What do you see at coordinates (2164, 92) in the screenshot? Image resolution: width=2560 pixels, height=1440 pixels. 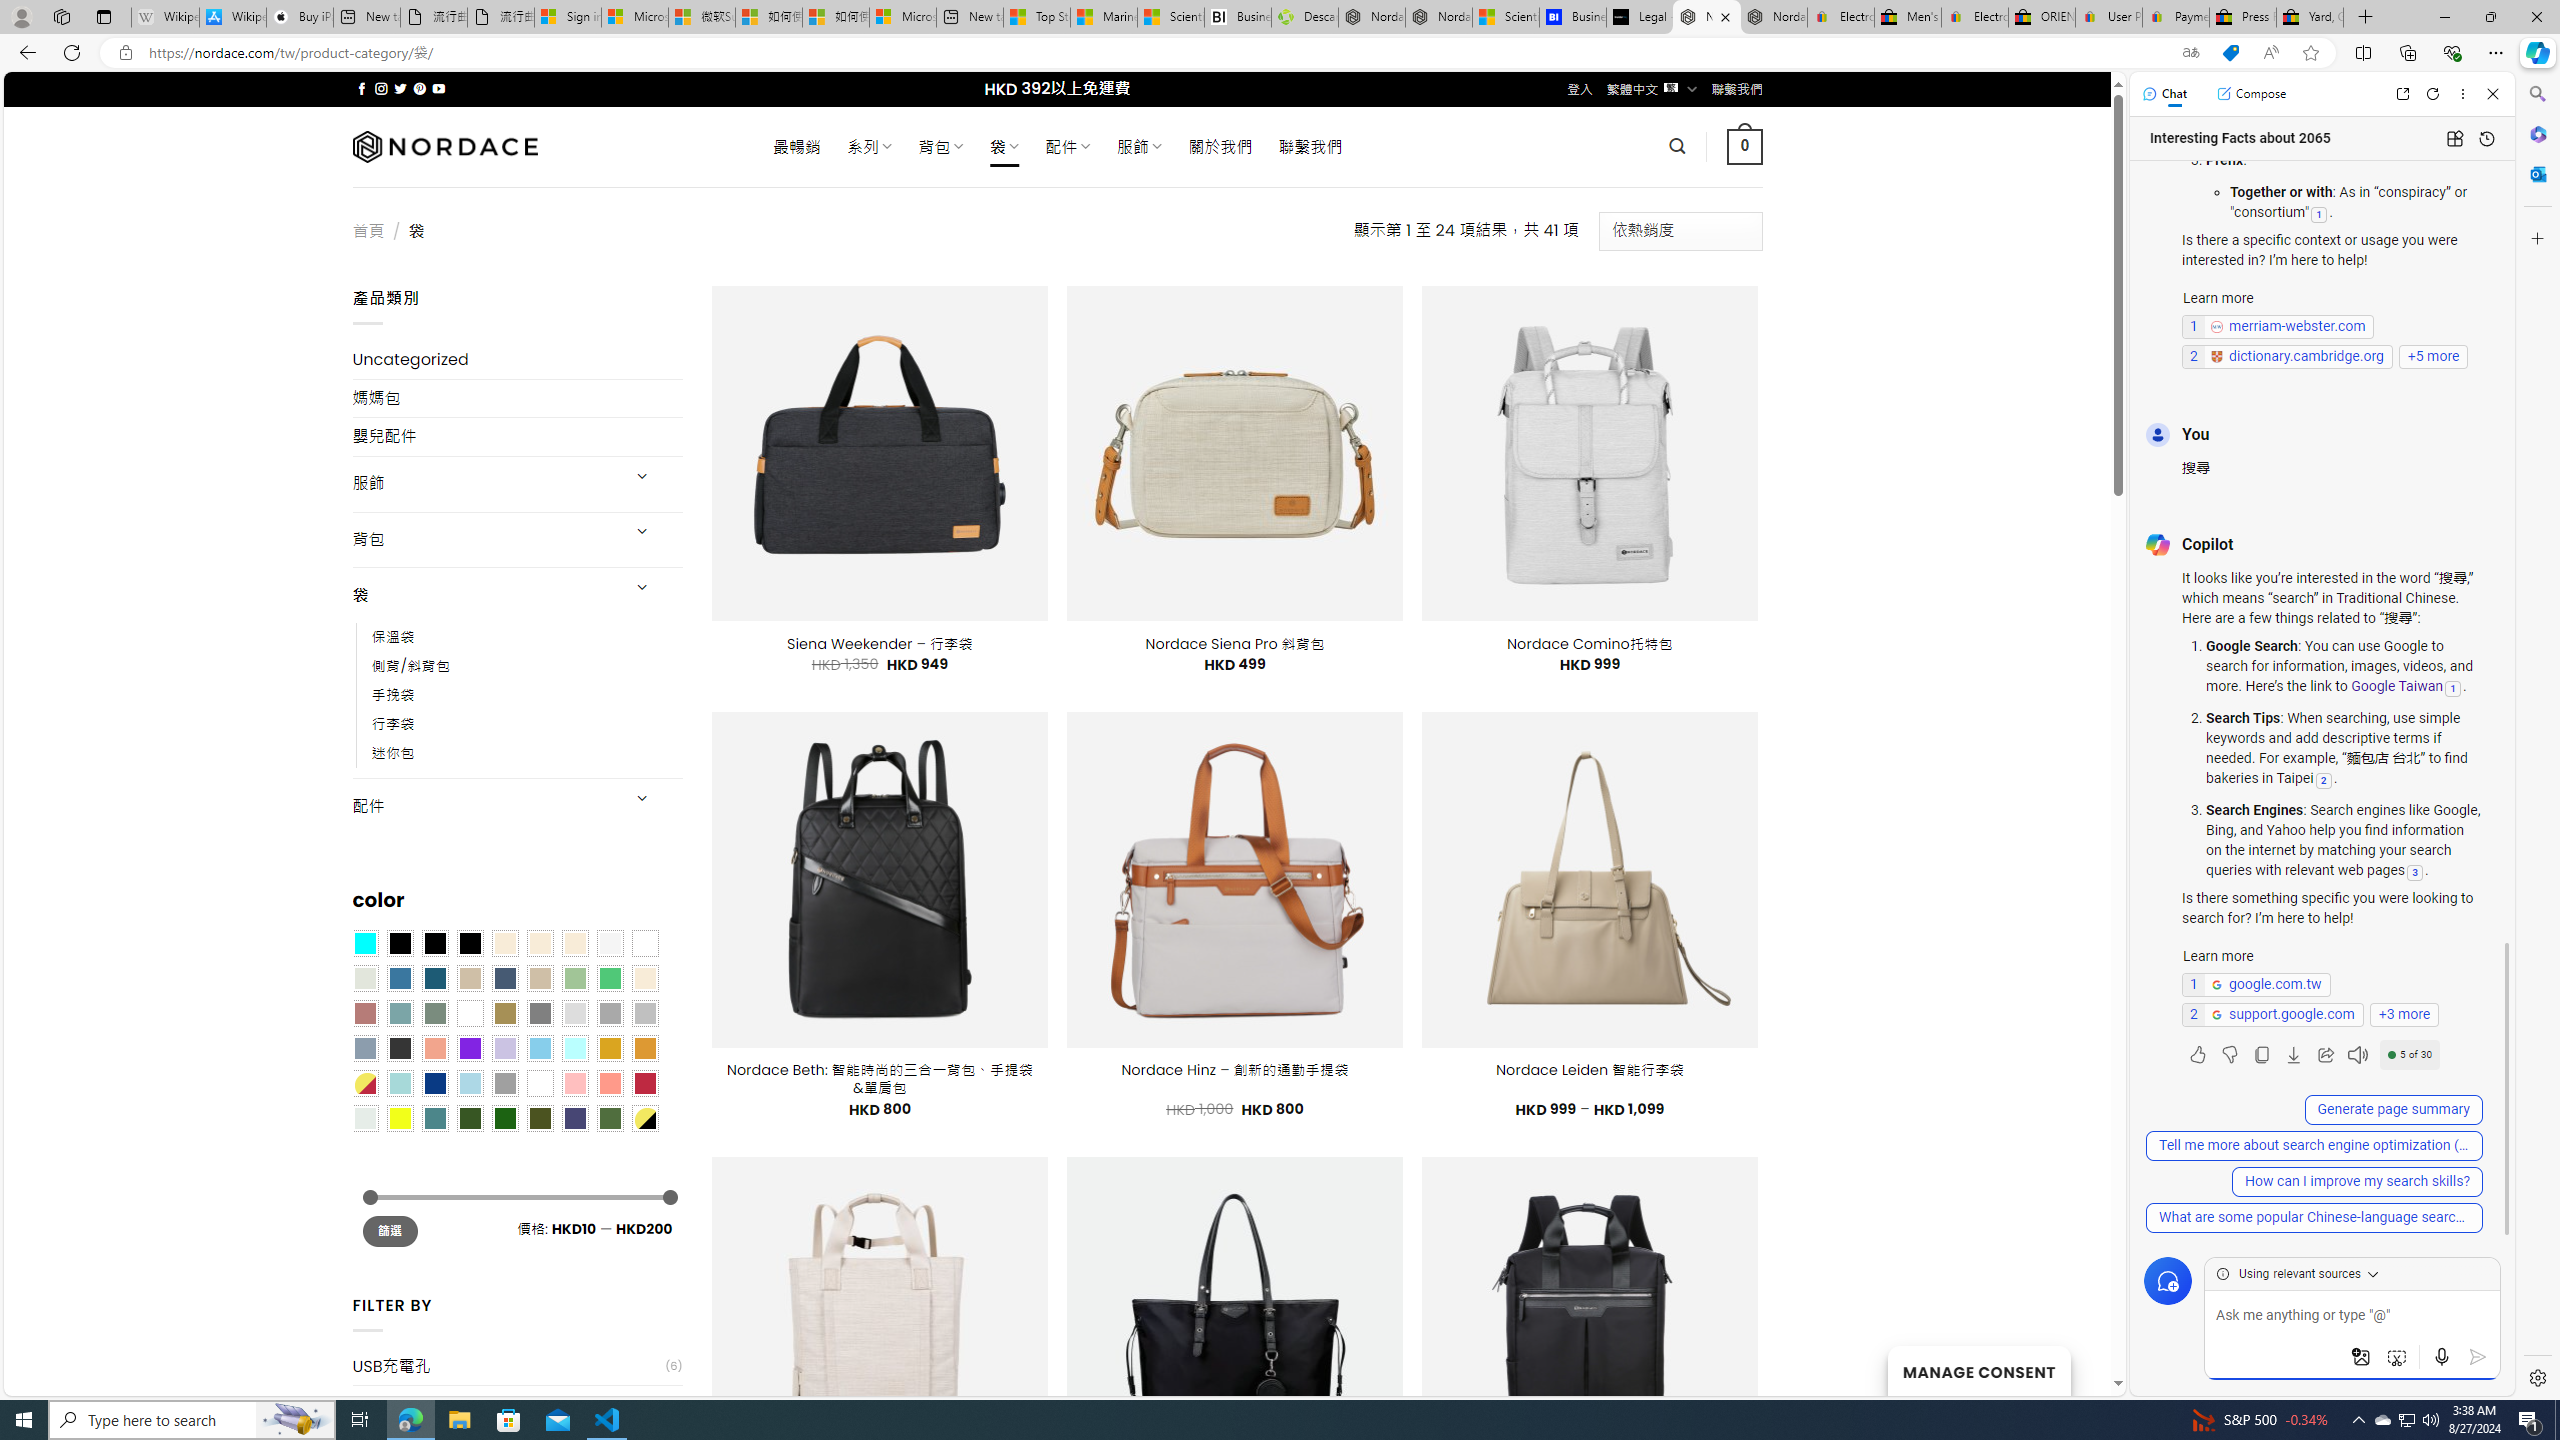 I see `'Chat'` at bounding box center [2164, 92].